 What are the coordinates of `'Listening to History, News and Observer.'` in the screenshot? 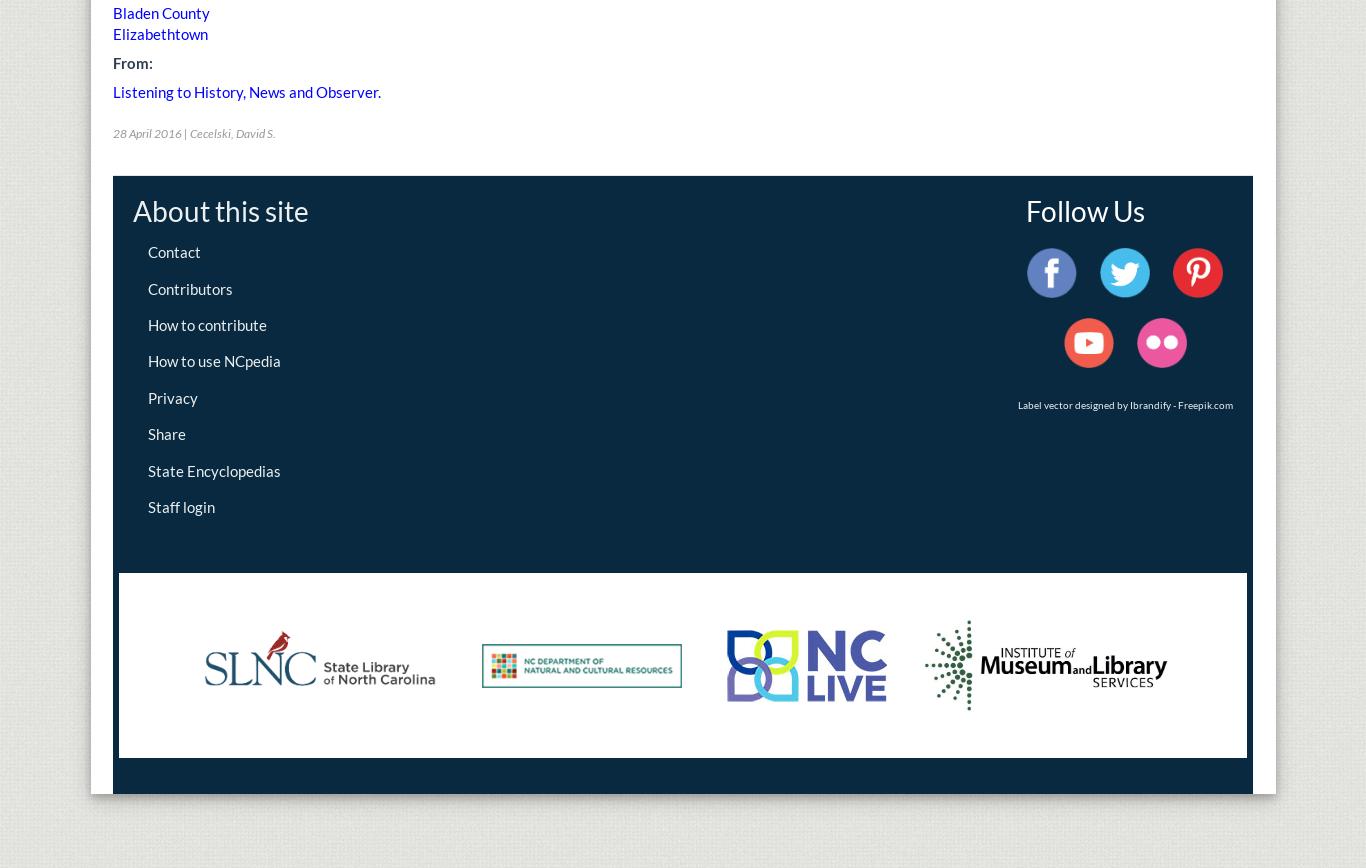 It's located at (246, 90).